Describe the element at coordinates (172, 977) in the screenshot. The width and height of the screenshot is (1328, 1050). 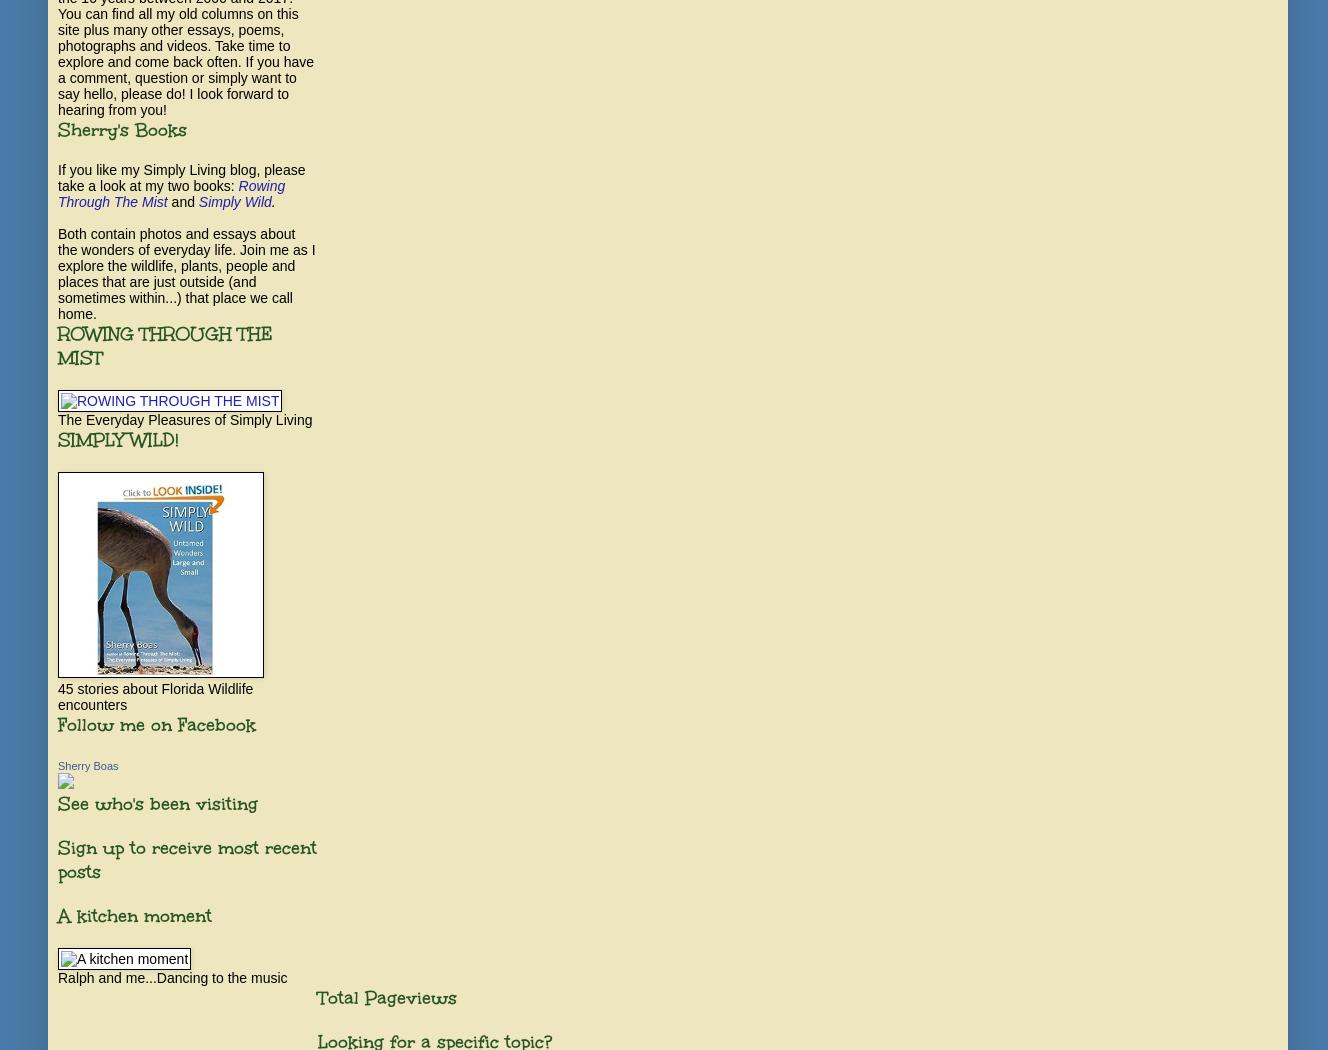
I see `'Ralph and me...Dancing to the music'` at that location.